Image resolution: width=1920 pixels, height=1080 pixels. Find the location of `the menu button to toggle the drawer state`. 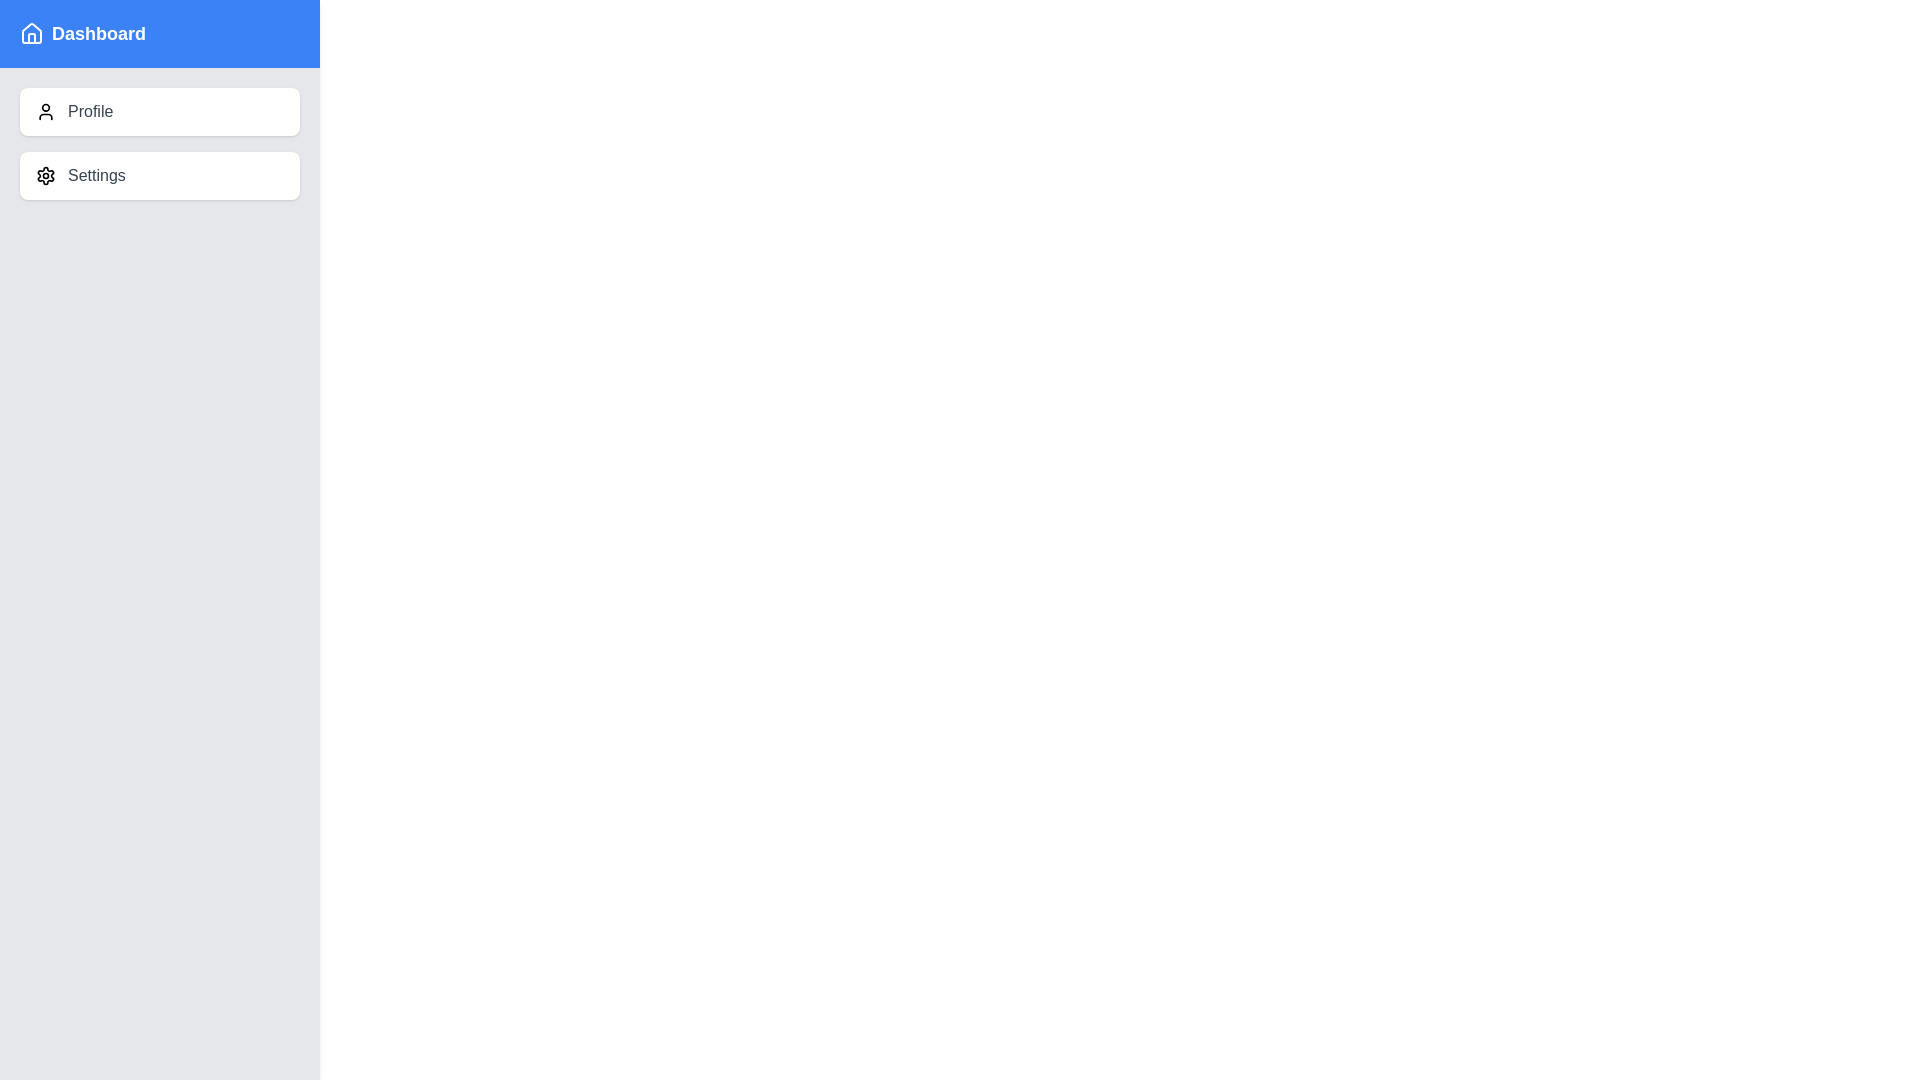

the menu button to toggle the drawer state is located at coordinates (48, 50).